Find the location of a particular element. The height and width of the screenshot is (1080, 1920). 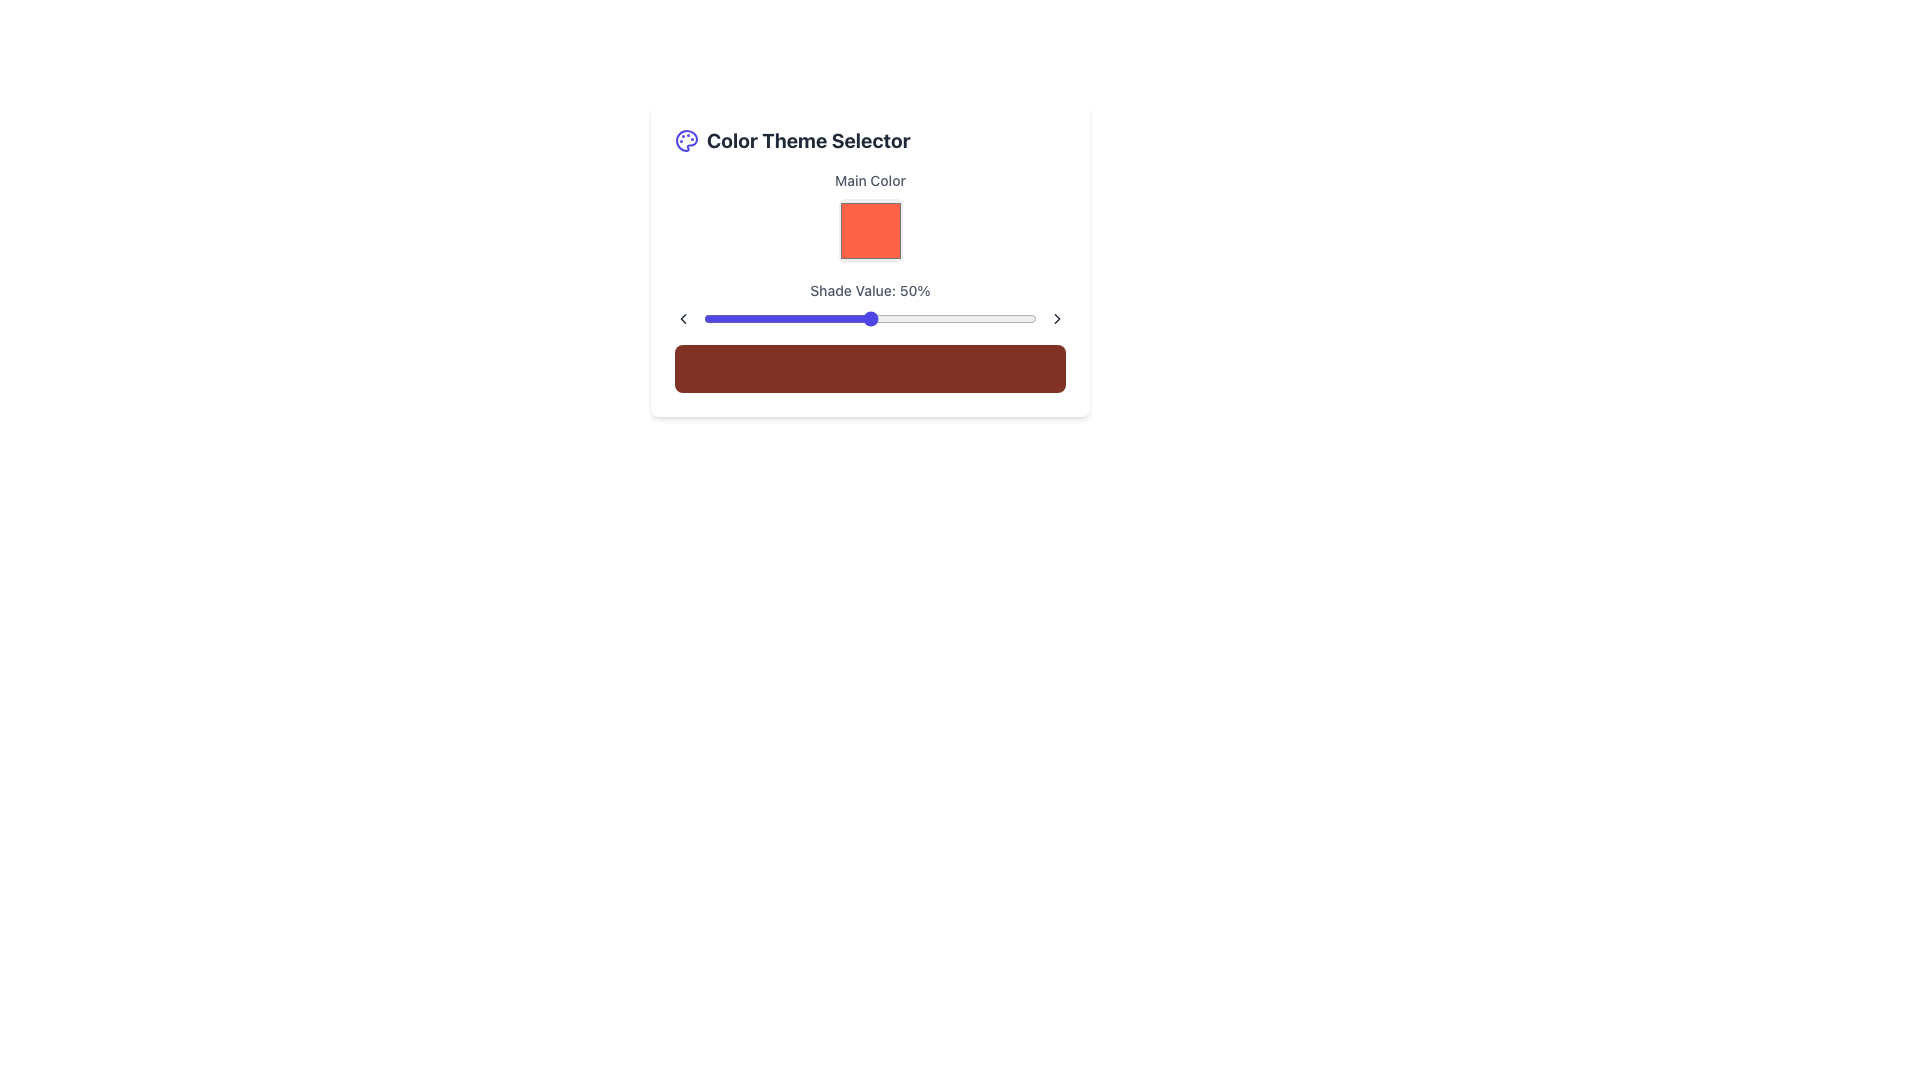

the shade value is located at coordinates (786, 318).